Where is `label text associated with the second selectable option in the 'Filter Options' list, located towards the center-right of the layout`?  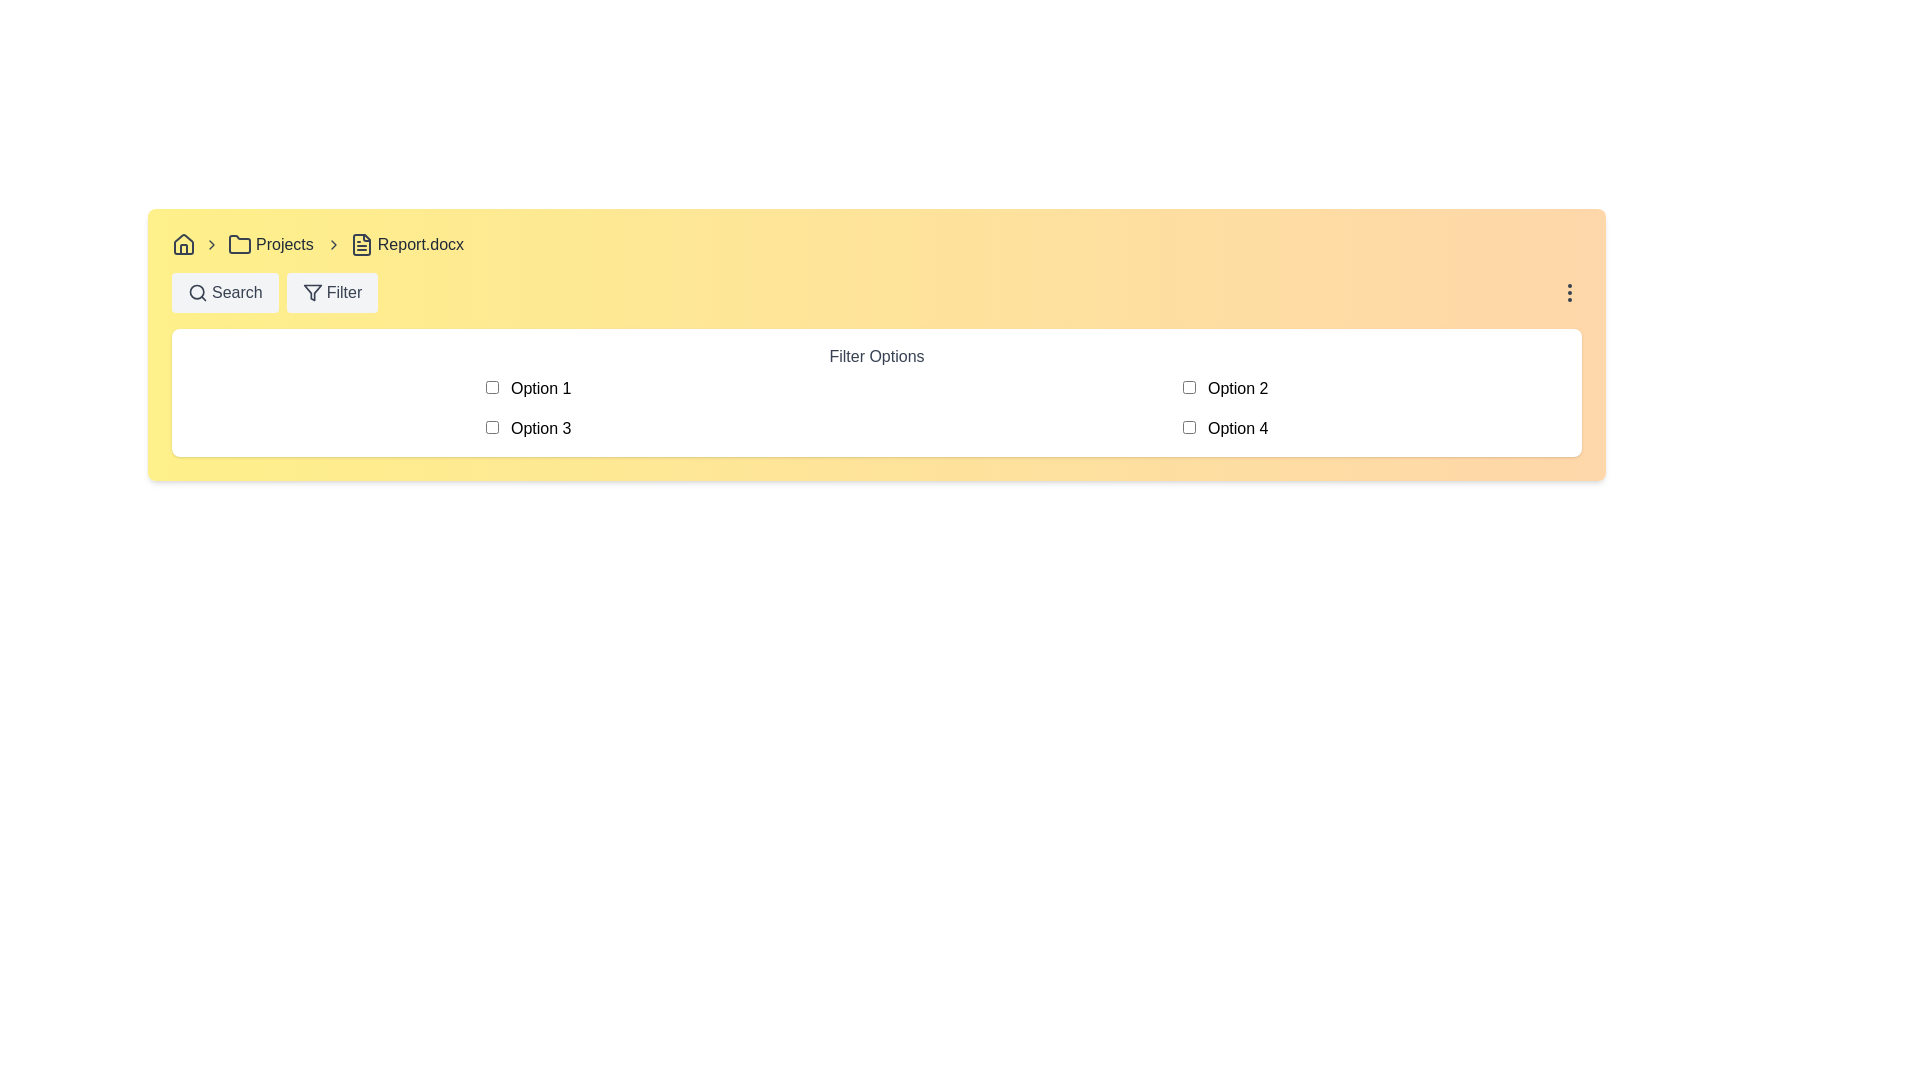 label text associated with the second selectable option in the 'Filter Options' list, located towards the center-right of the layout is located at coordinates (1224, 389).